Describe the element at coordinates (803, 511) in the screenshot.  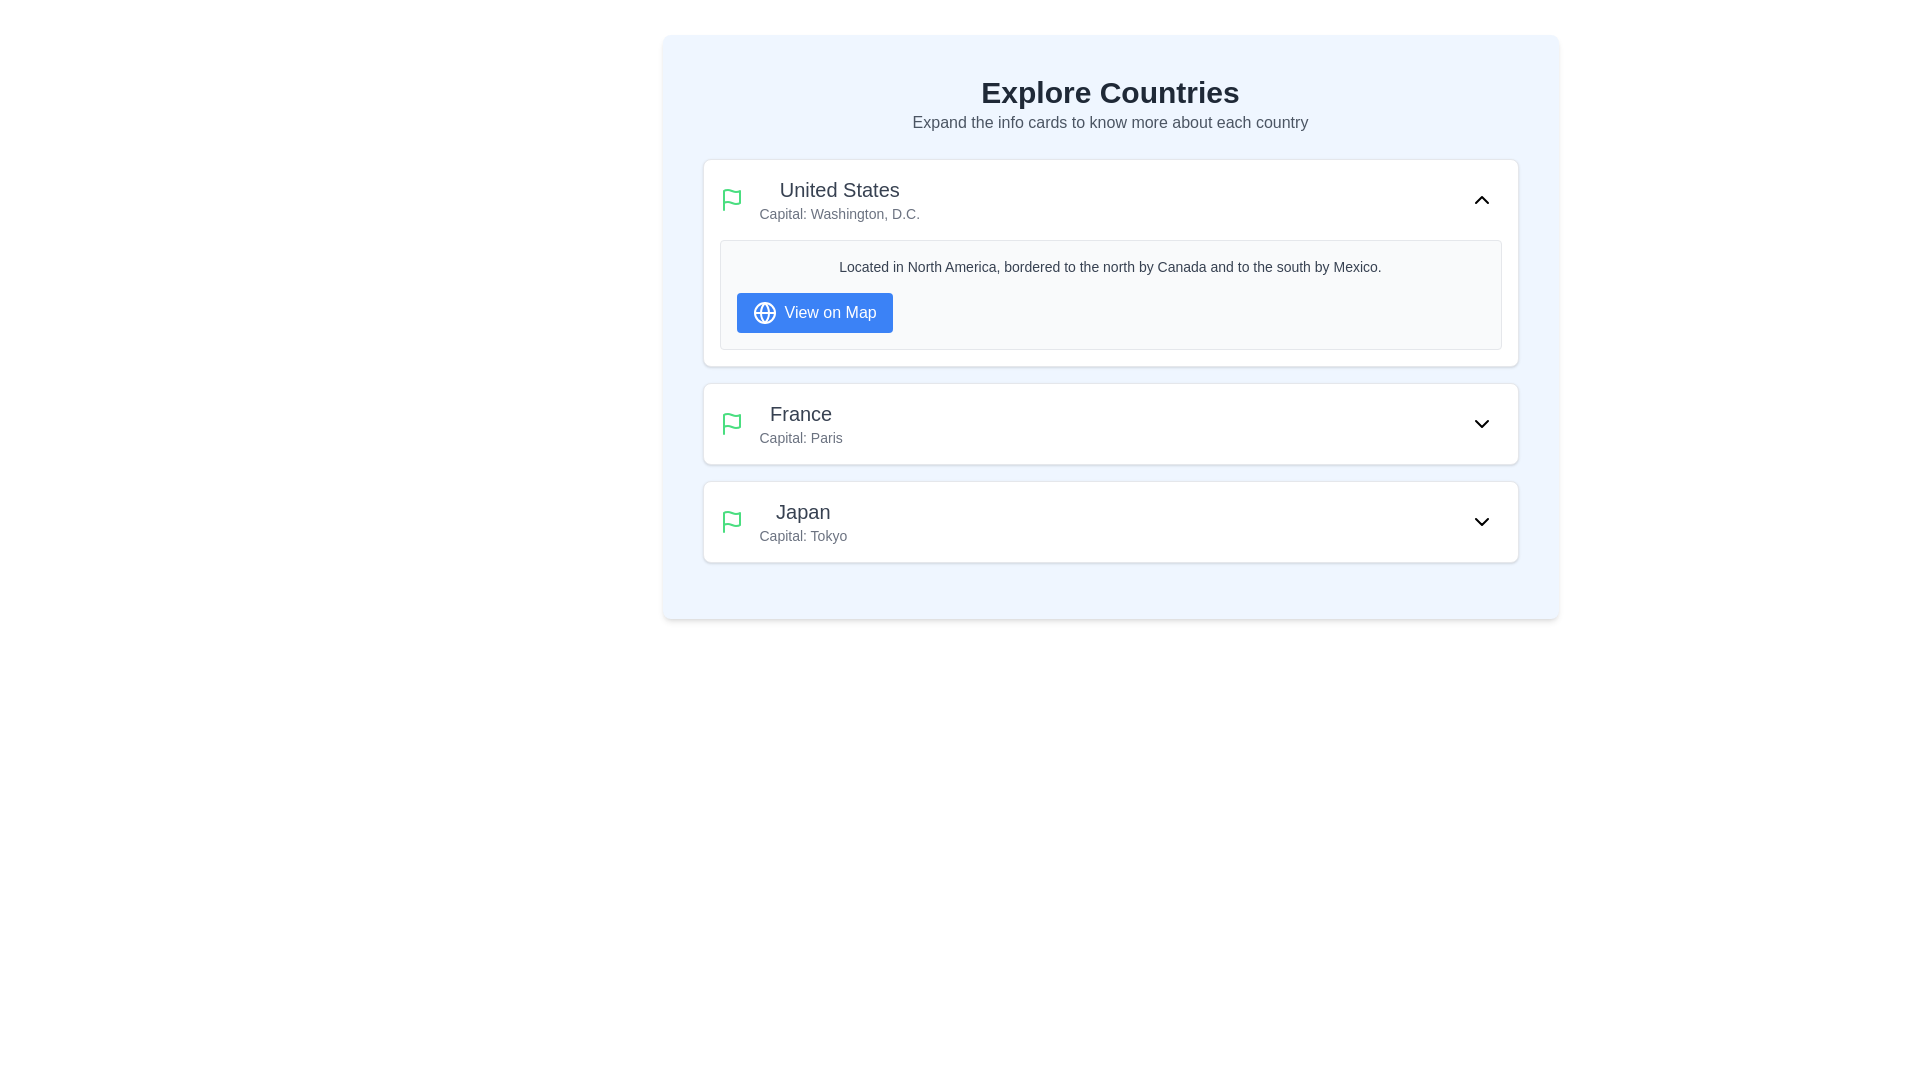
I see `prominent text label 'Japan' displayed at the top of the third card in a vertically stacked list of country information cards` at that location.